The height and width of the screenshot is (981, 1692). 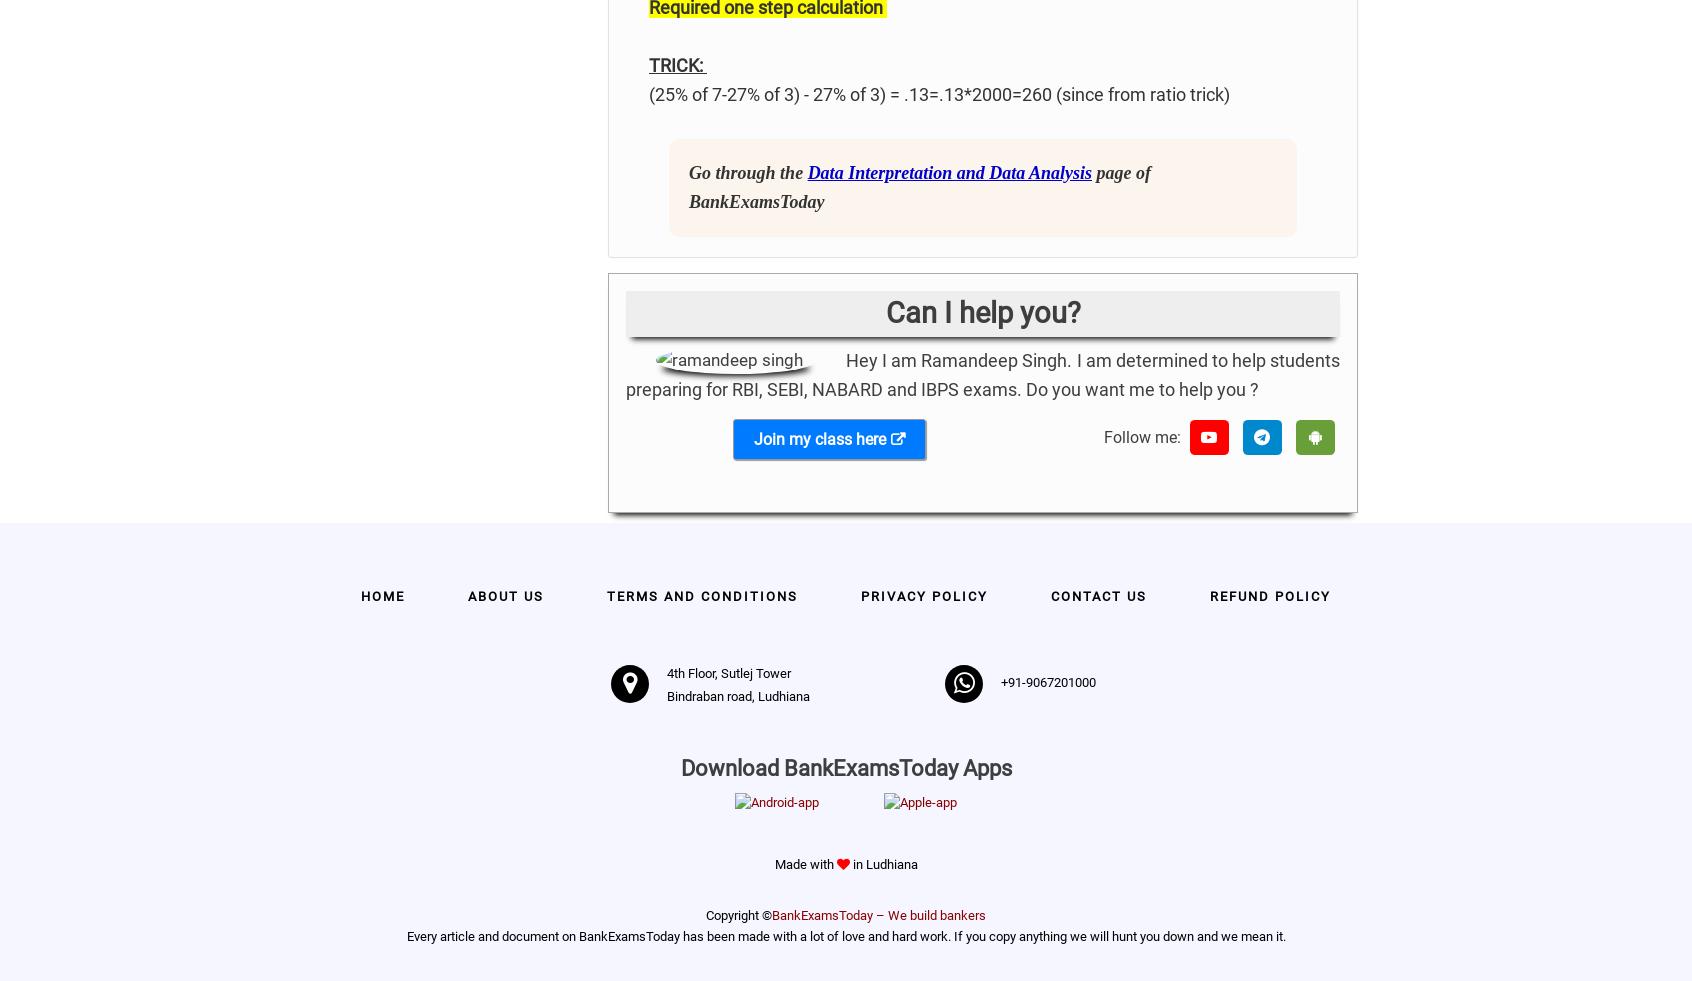 What do you see at coordinates (919, 185) in the screenshot?
I see `'page of BankExamsToday'` at bounding box center [919, 185].